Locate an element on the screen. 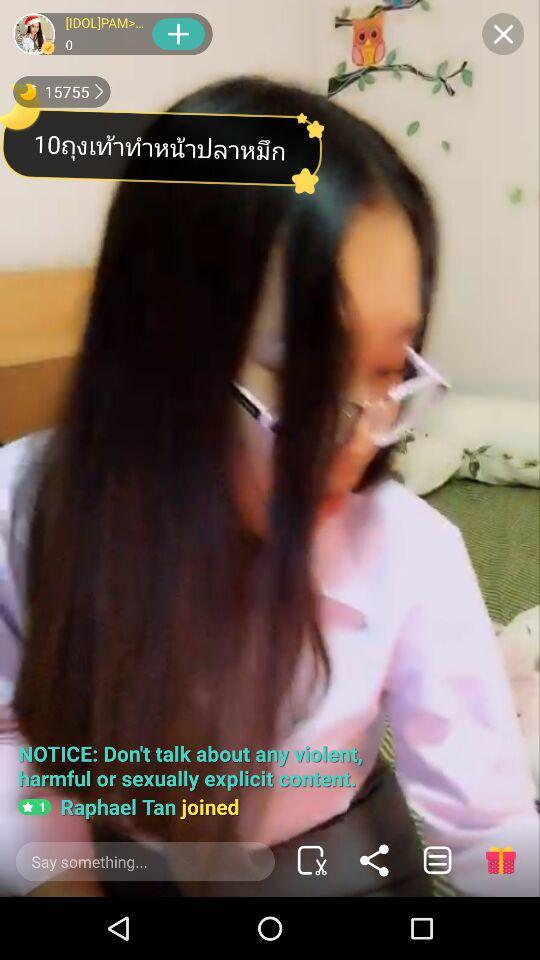 Image resolution: width=540 pixels, height=960 pixels. the users image which is at top left corner is located at coordinates (33, 32).